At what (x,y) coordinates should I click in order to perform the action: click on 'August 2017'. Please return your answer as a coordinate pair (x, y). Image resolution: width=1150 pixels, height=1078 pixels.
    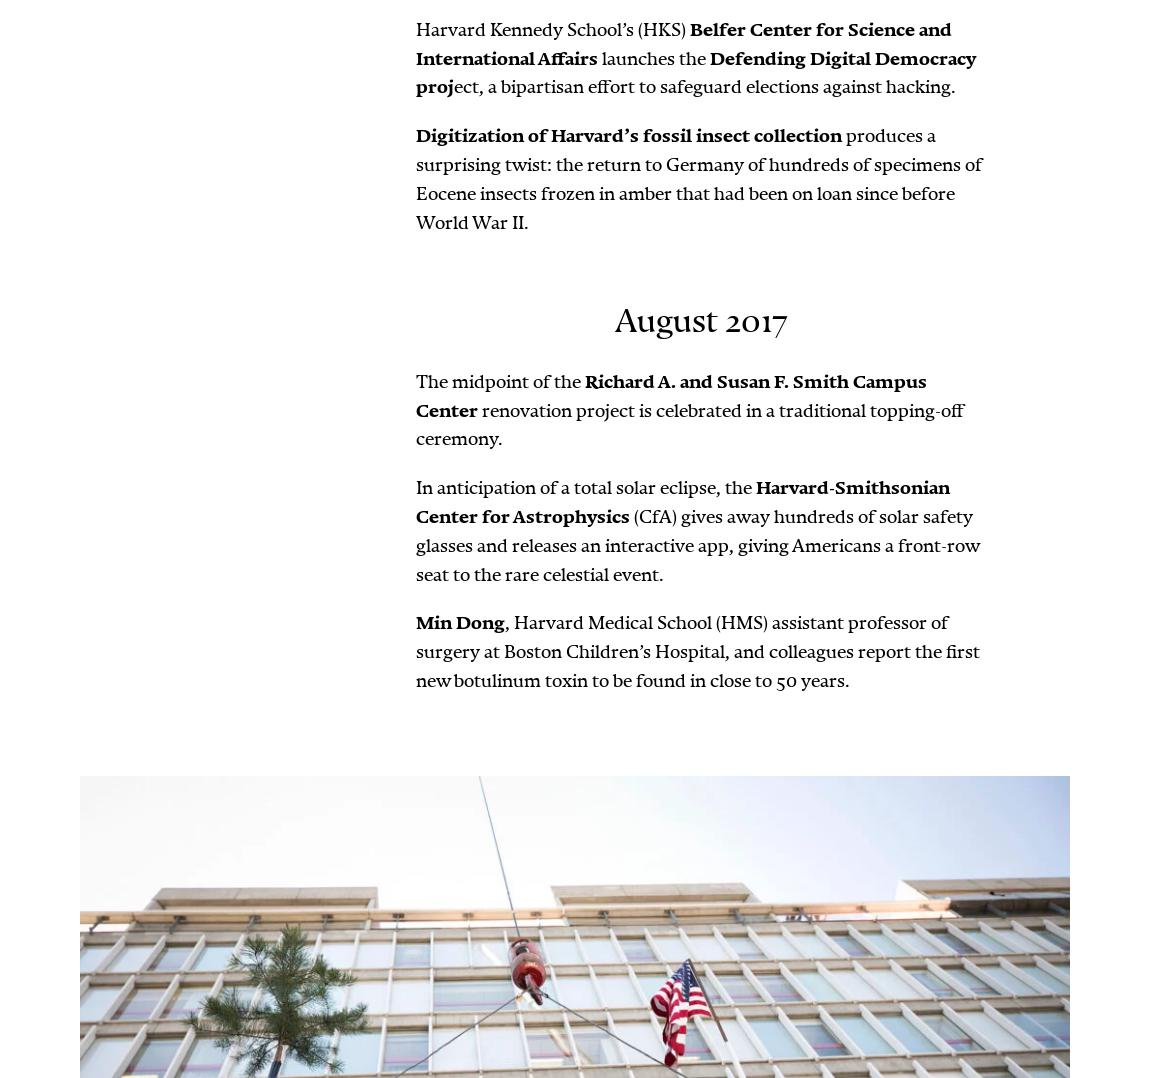
    Looking at the image, I should click on (700, 320).